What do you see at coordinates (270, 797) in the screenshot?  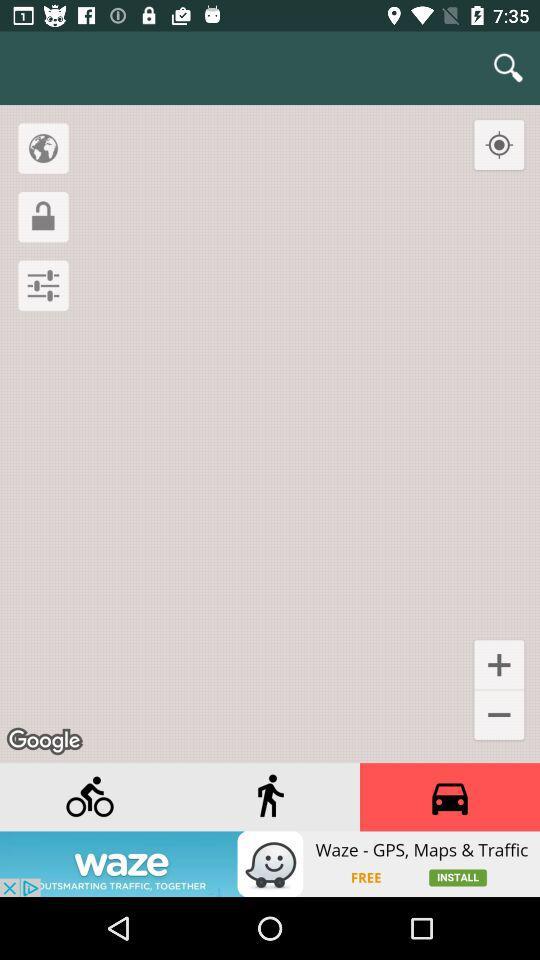 I see `the street view` at bounding box center [270, 797].